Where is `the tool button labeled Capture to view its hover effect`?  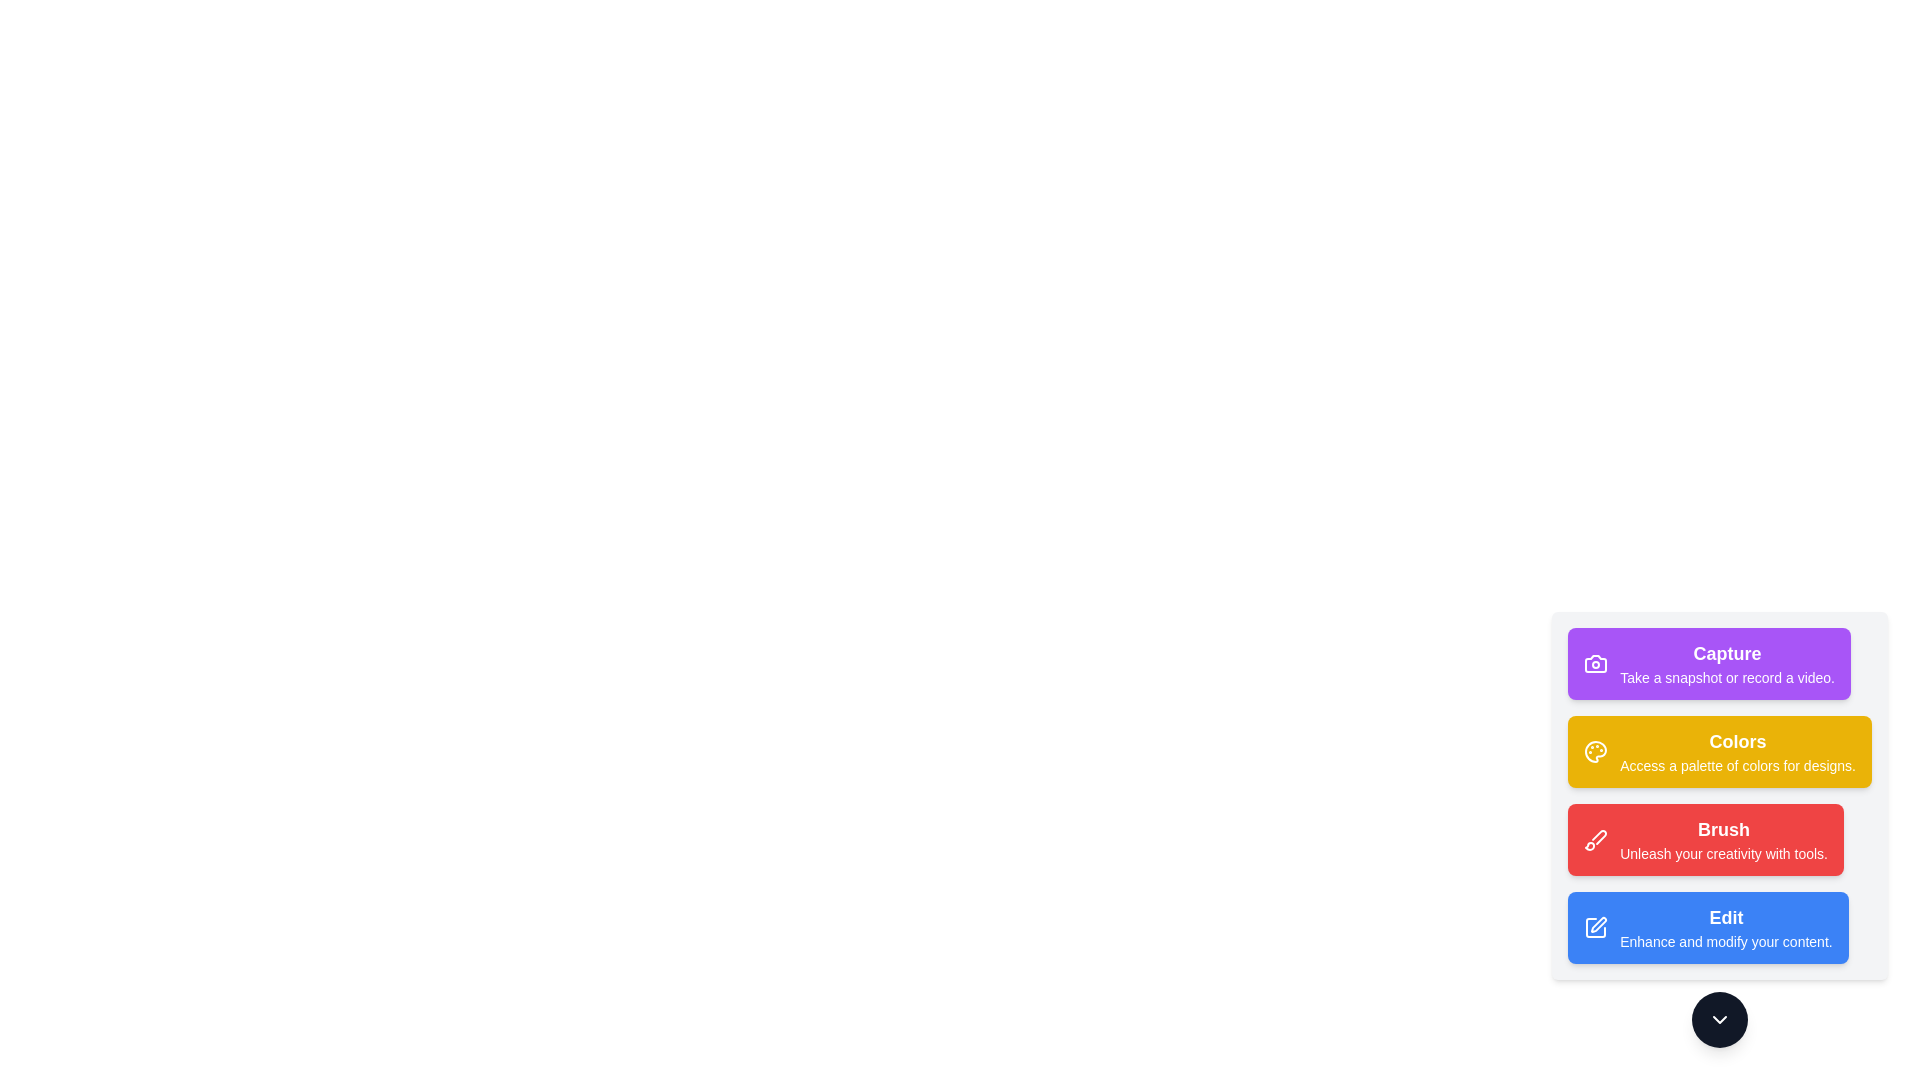
the tool button labeled Capture to view its hover effect is located at coordinates (1708, 663).